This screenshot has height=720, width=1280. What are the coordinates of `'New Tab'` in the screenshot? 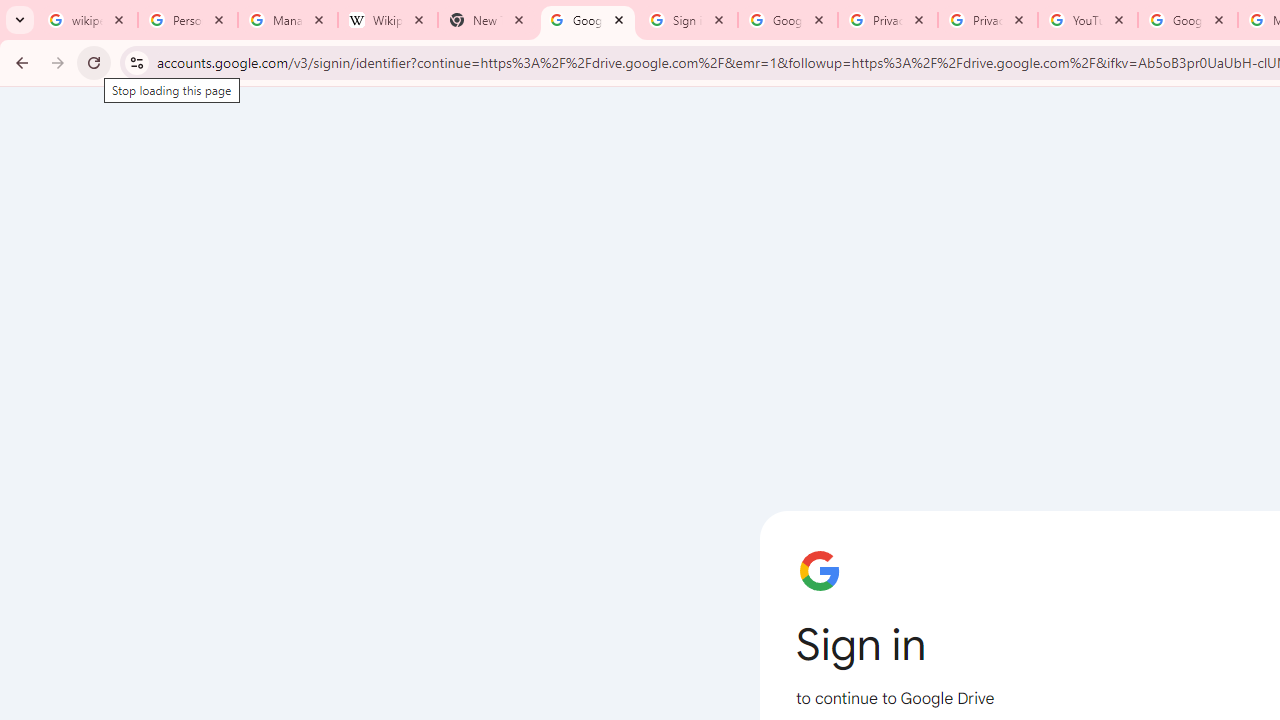 It's located at (487, 20).